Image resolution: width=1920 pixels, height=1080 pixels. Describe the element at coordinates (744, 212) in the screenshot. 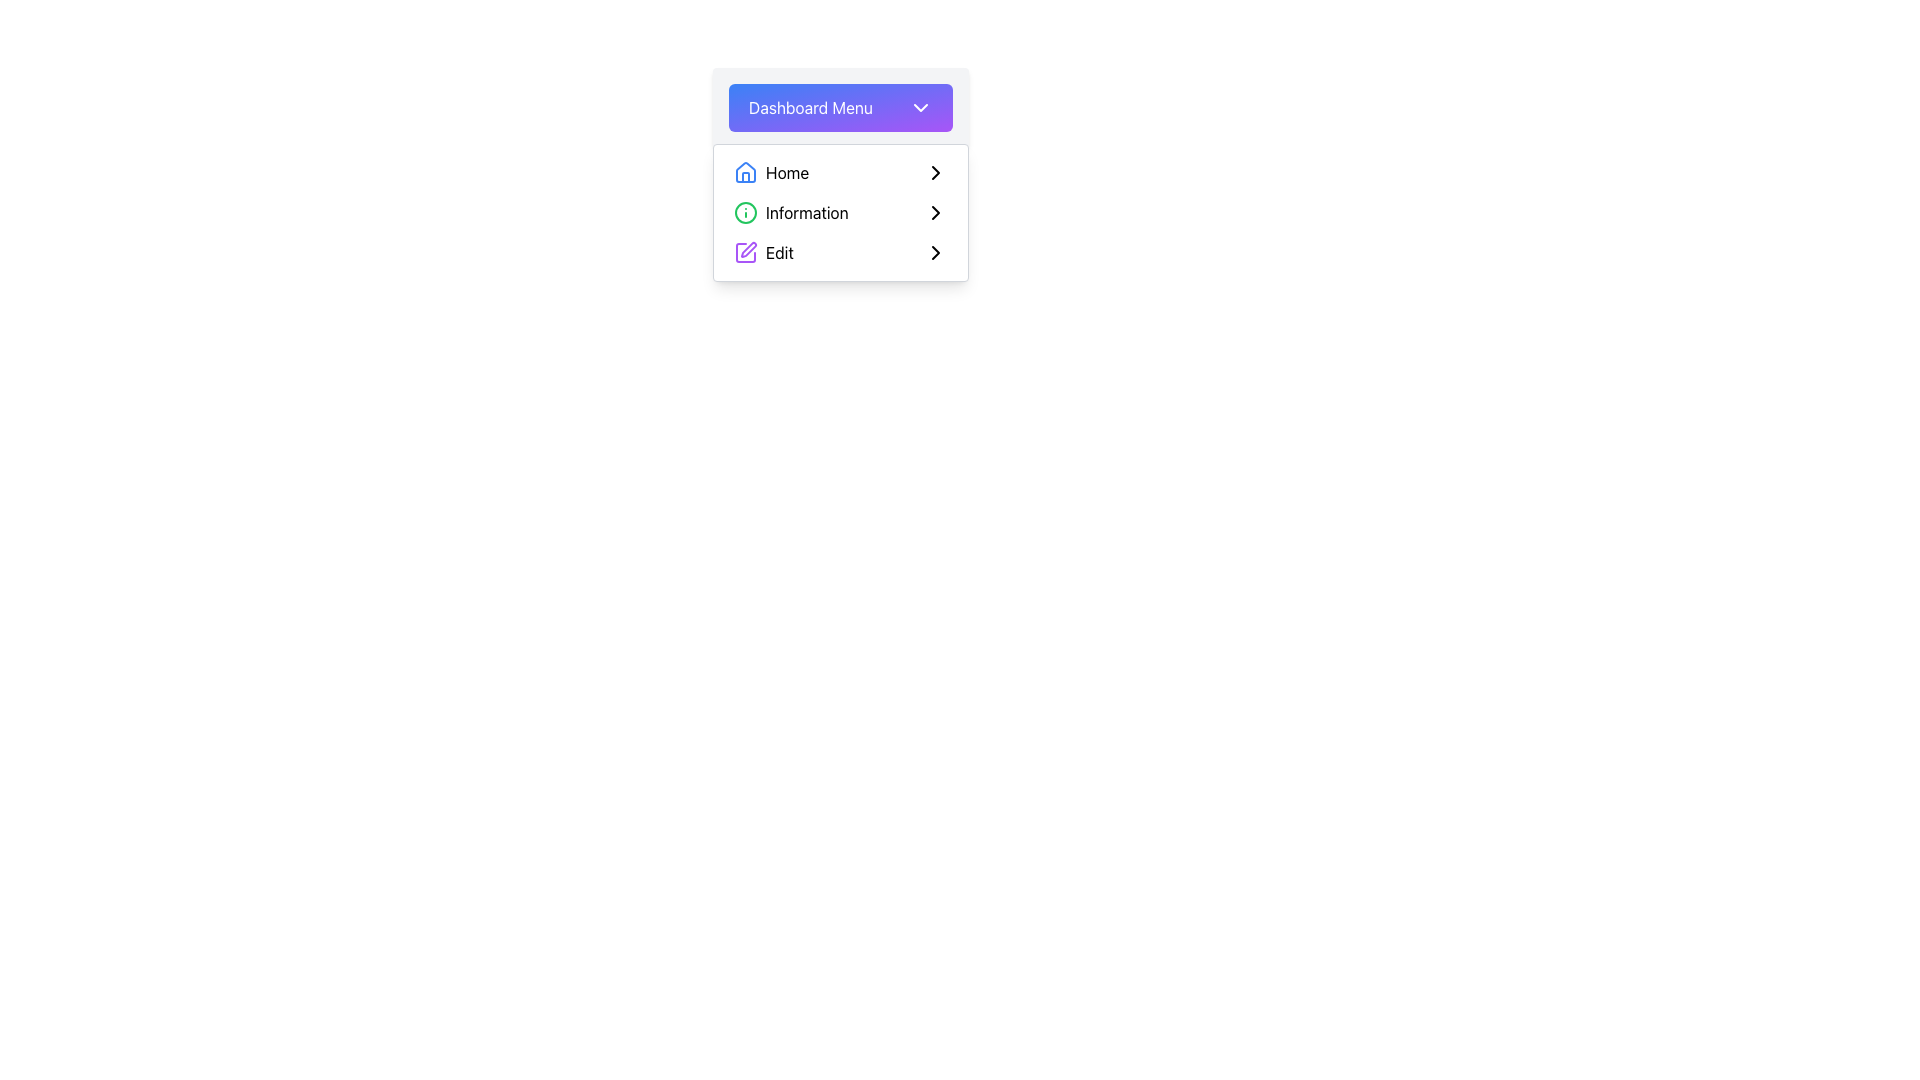

I see `the Icon that visually indicates the associated 'Information' label in the dropdown menu under the 'Dashboard Menu'` at that location.